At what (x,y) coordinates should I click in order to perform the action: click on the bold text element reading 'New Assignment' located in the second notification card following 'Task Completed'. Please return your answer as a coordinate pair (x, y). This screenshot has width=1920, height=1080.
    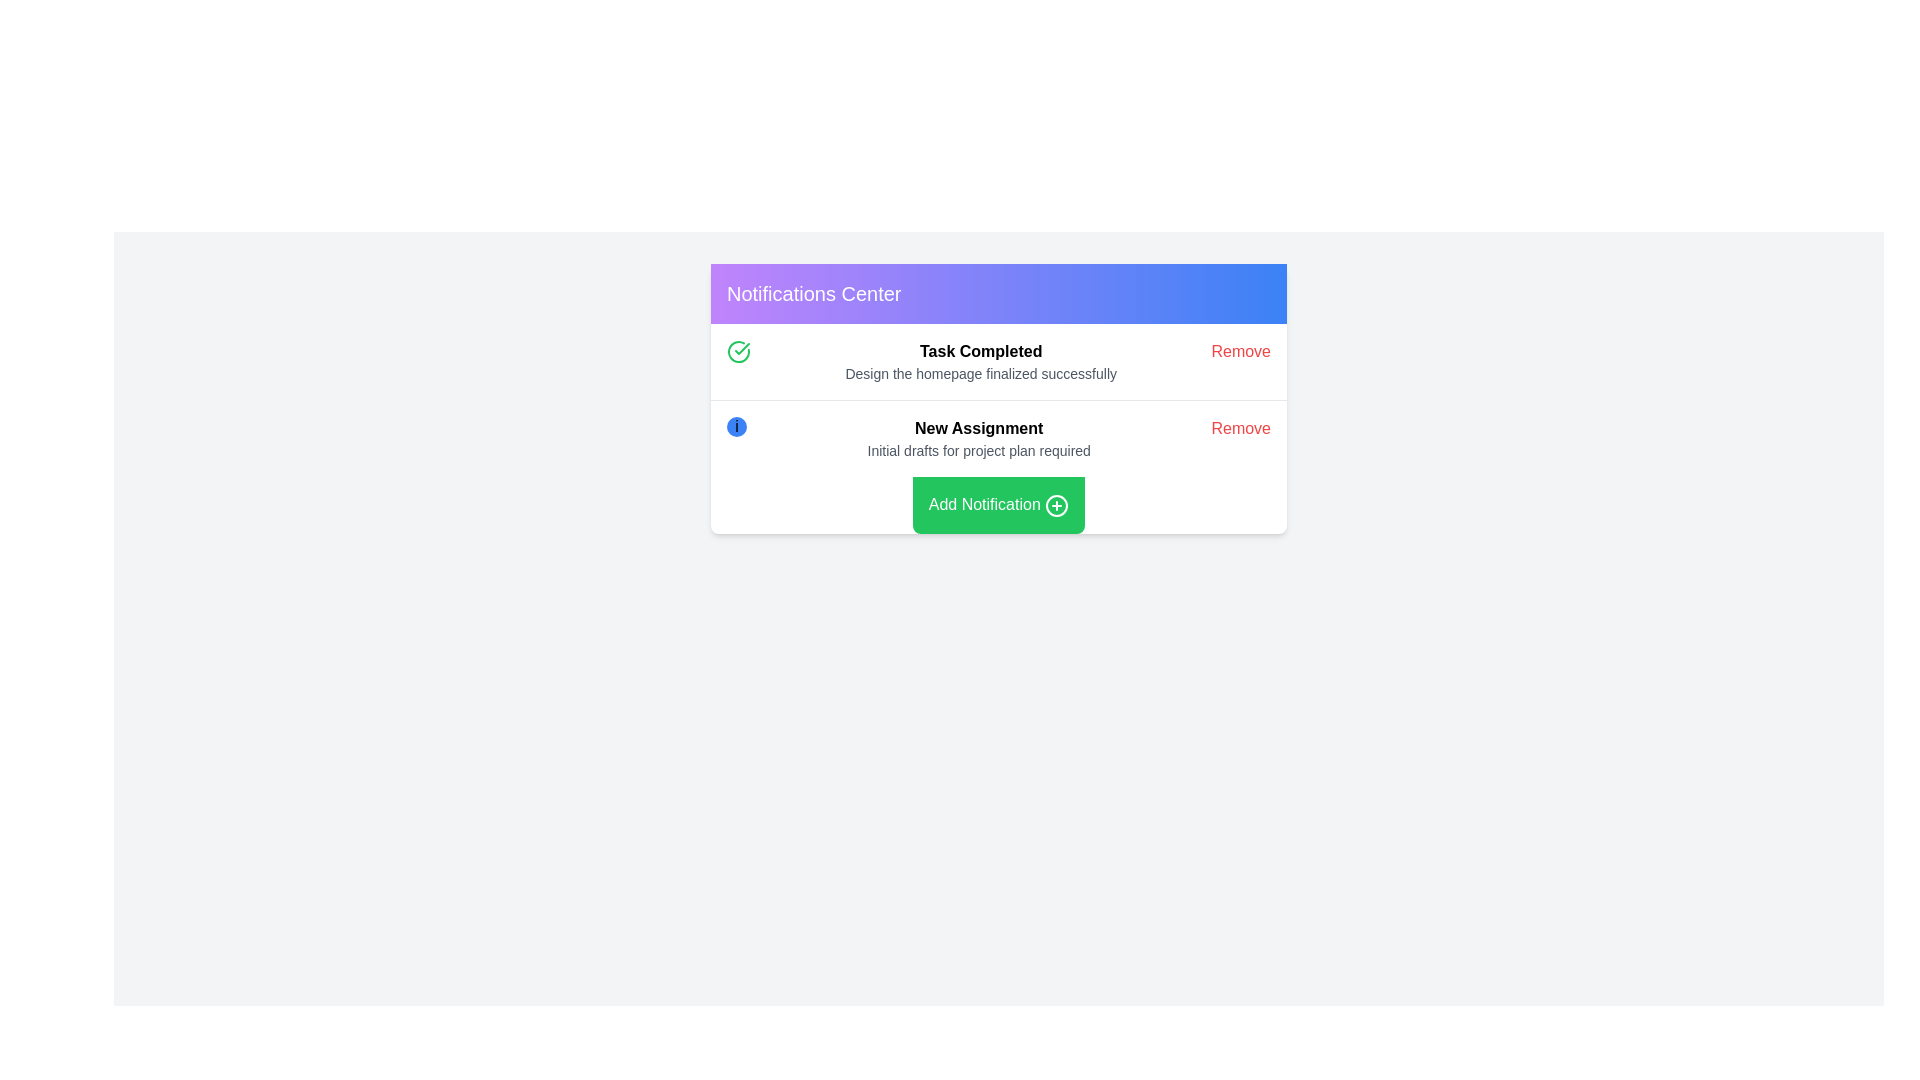
    Looking at the image, I should click on (979, 427).